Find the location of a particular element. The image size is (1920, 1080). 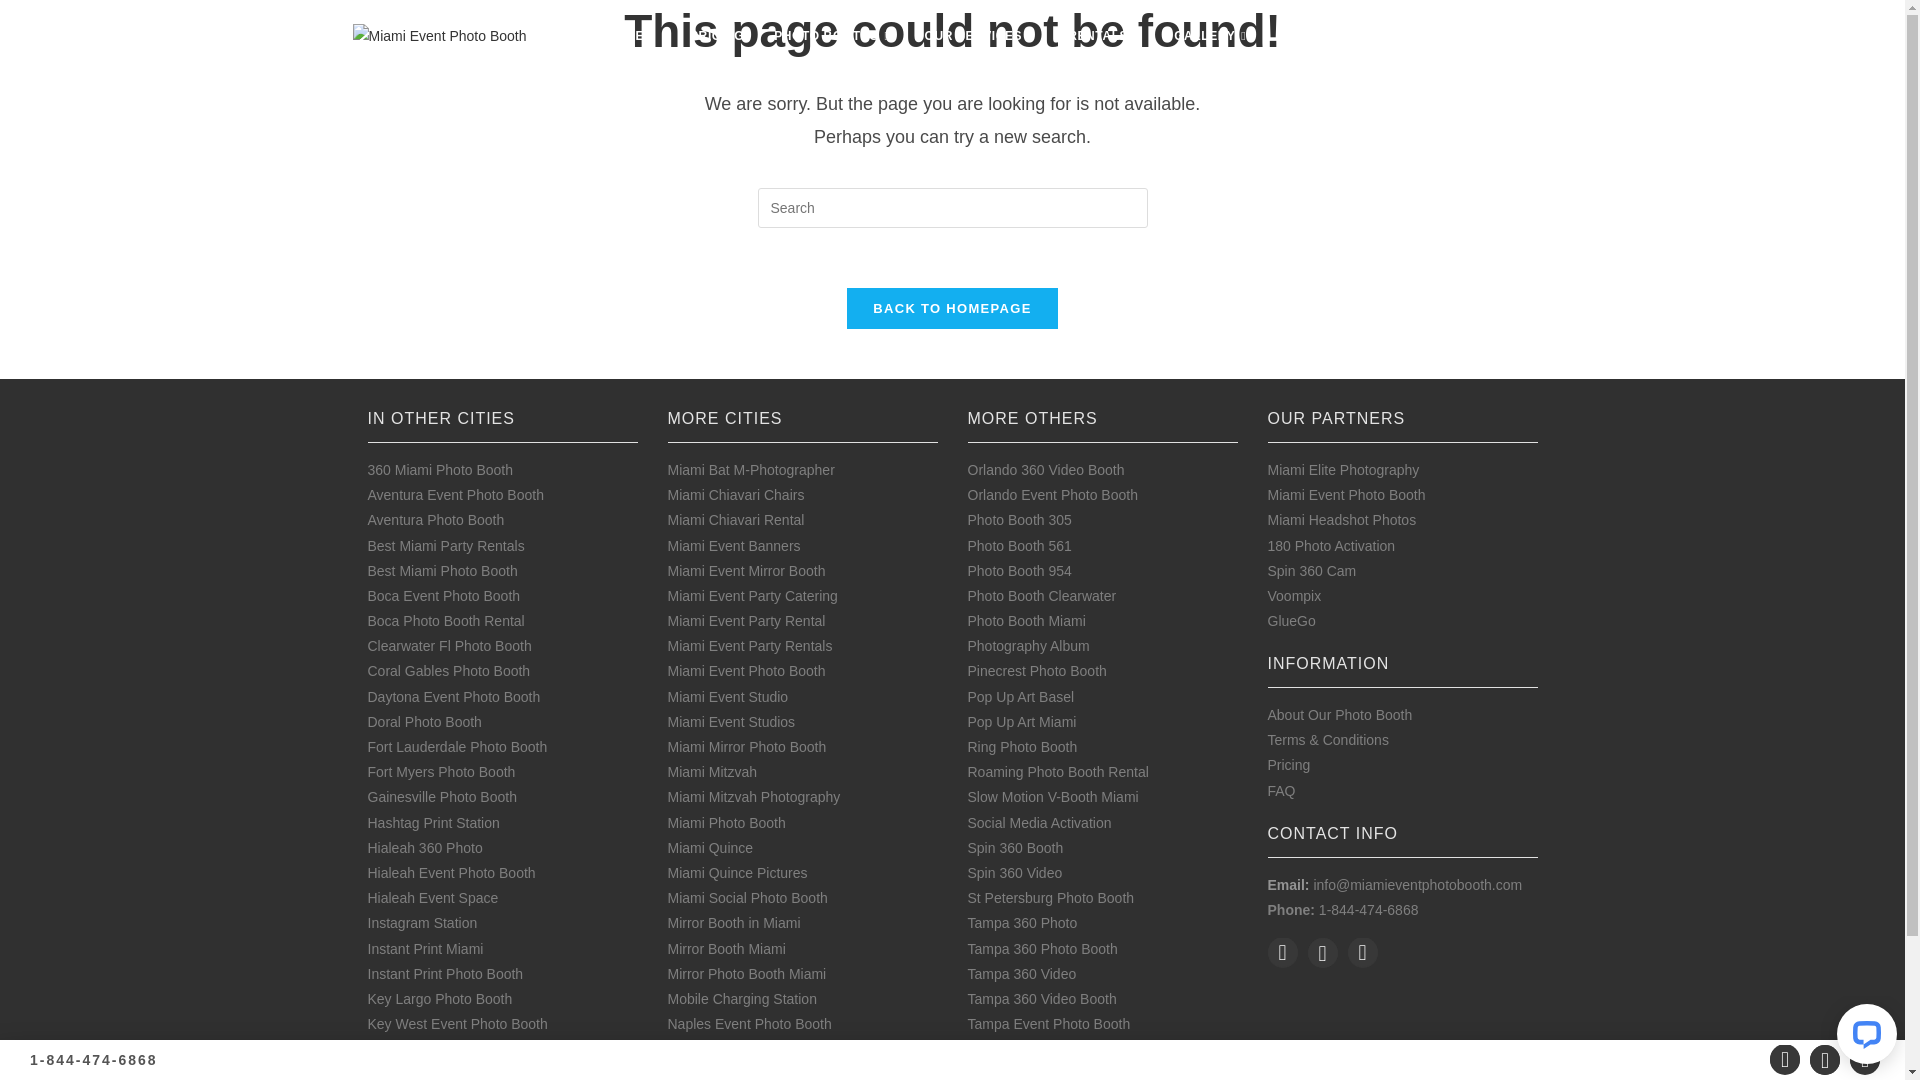

'Best Miami Photo Booth' is located at coordinates (441, 570).